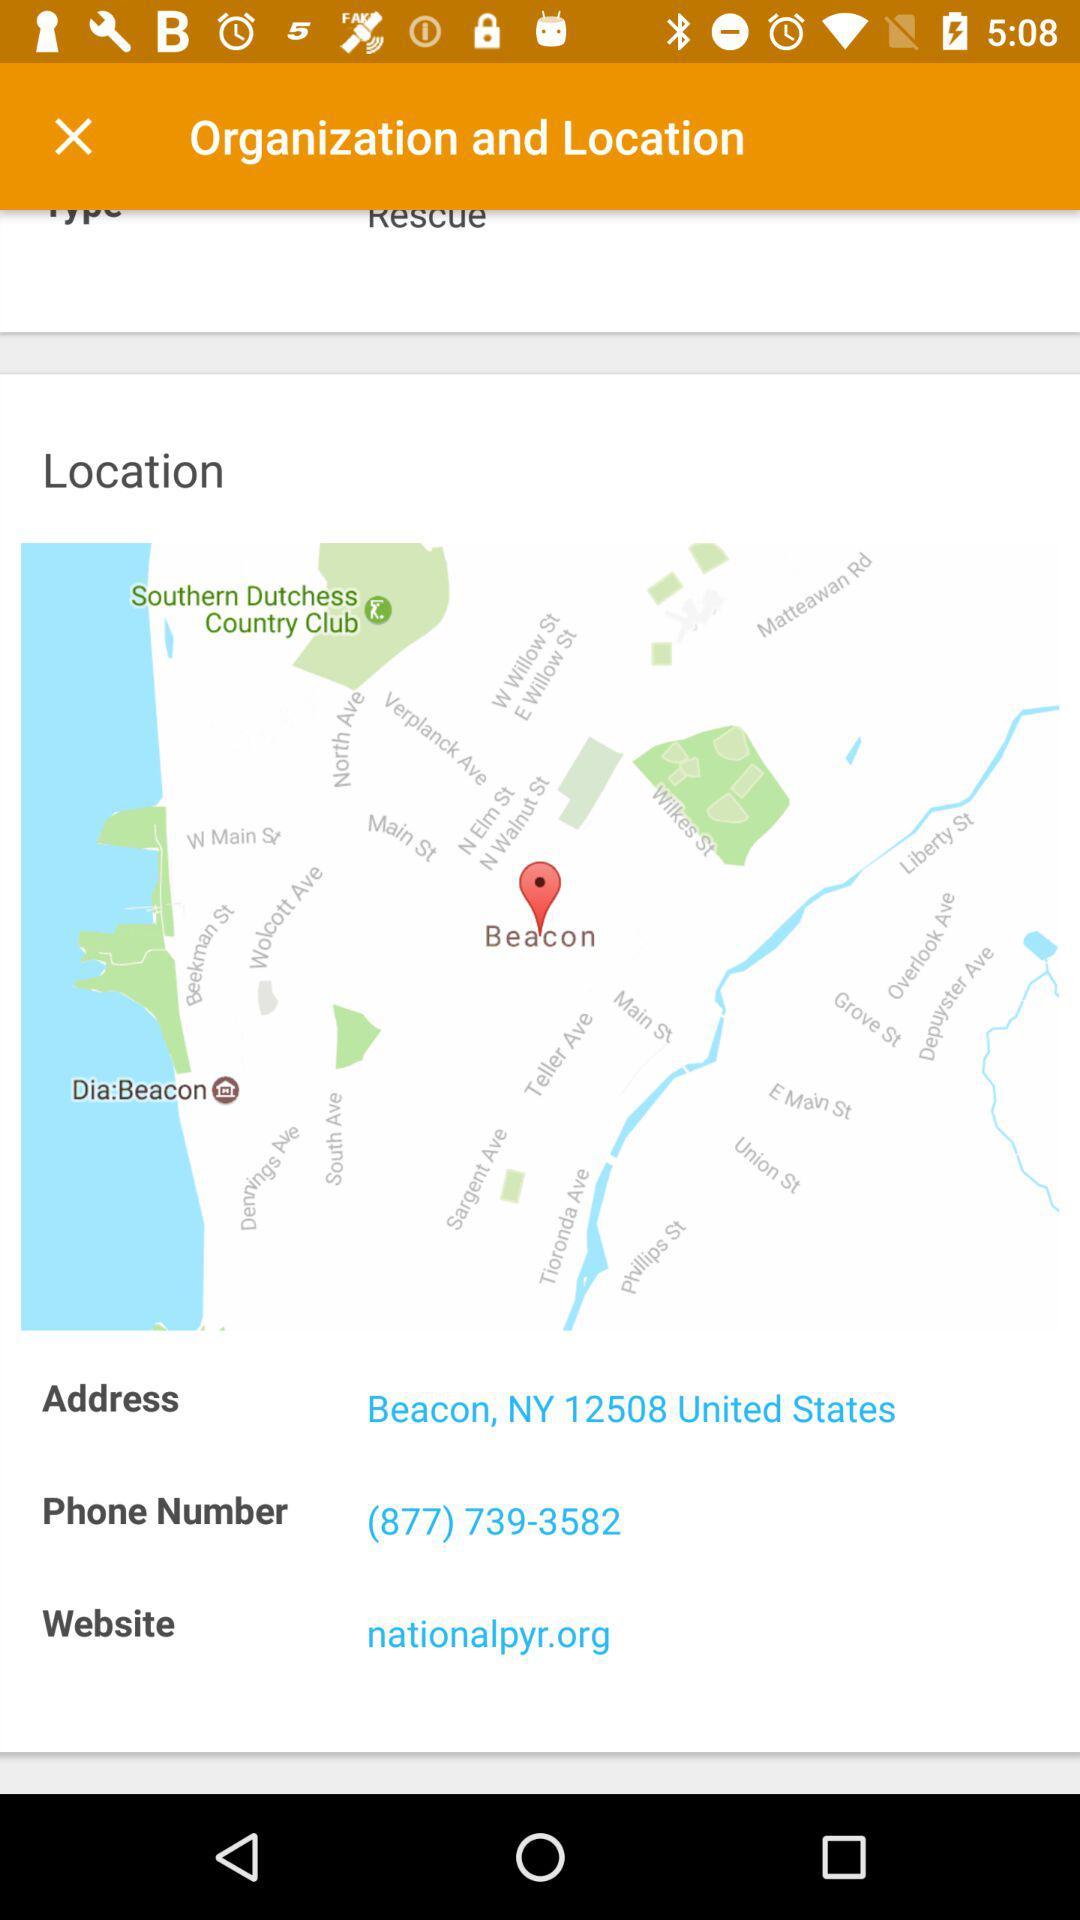 This screenshot has width=1080, height=1920. Describe the element at coordinates (540, 935) in the screenshot. I see `the icon at the center` at that location.